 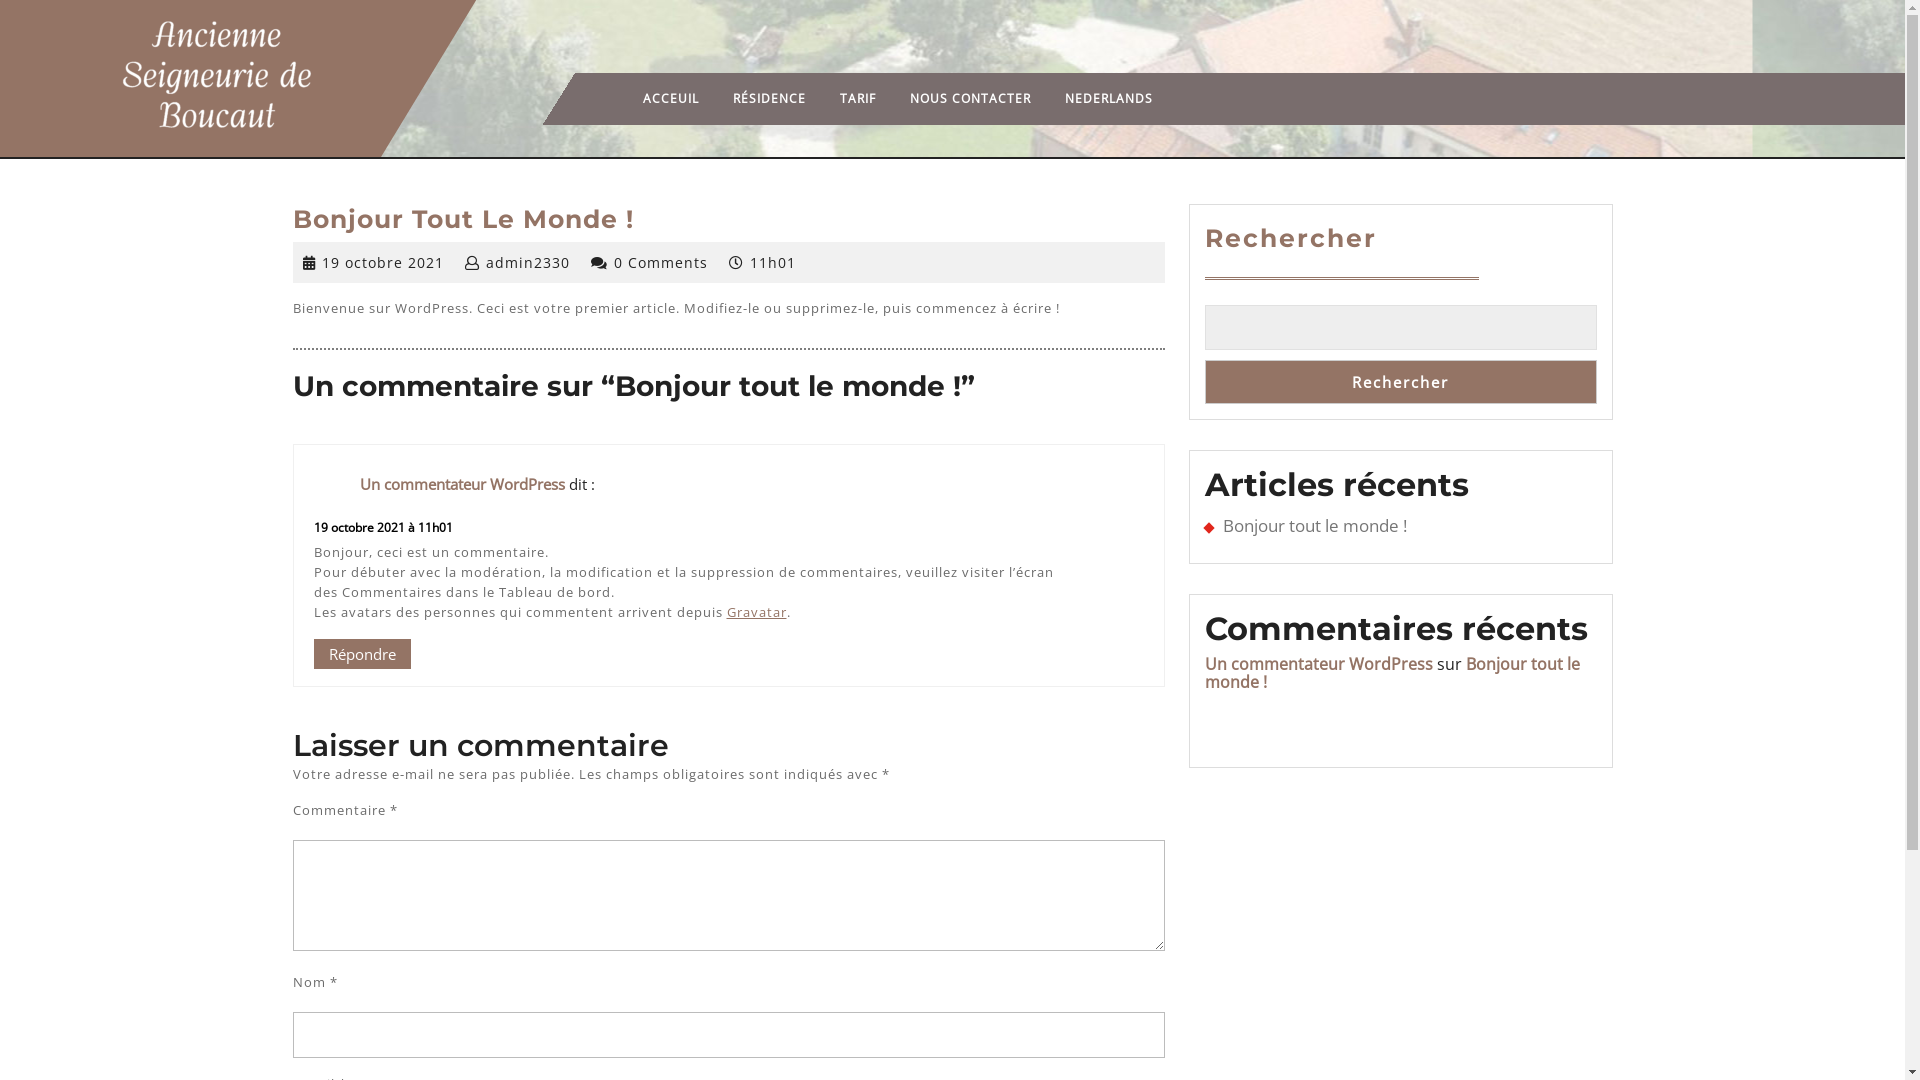 I want to click on 'NEDERLANDS', so click(x=1107, y=99).